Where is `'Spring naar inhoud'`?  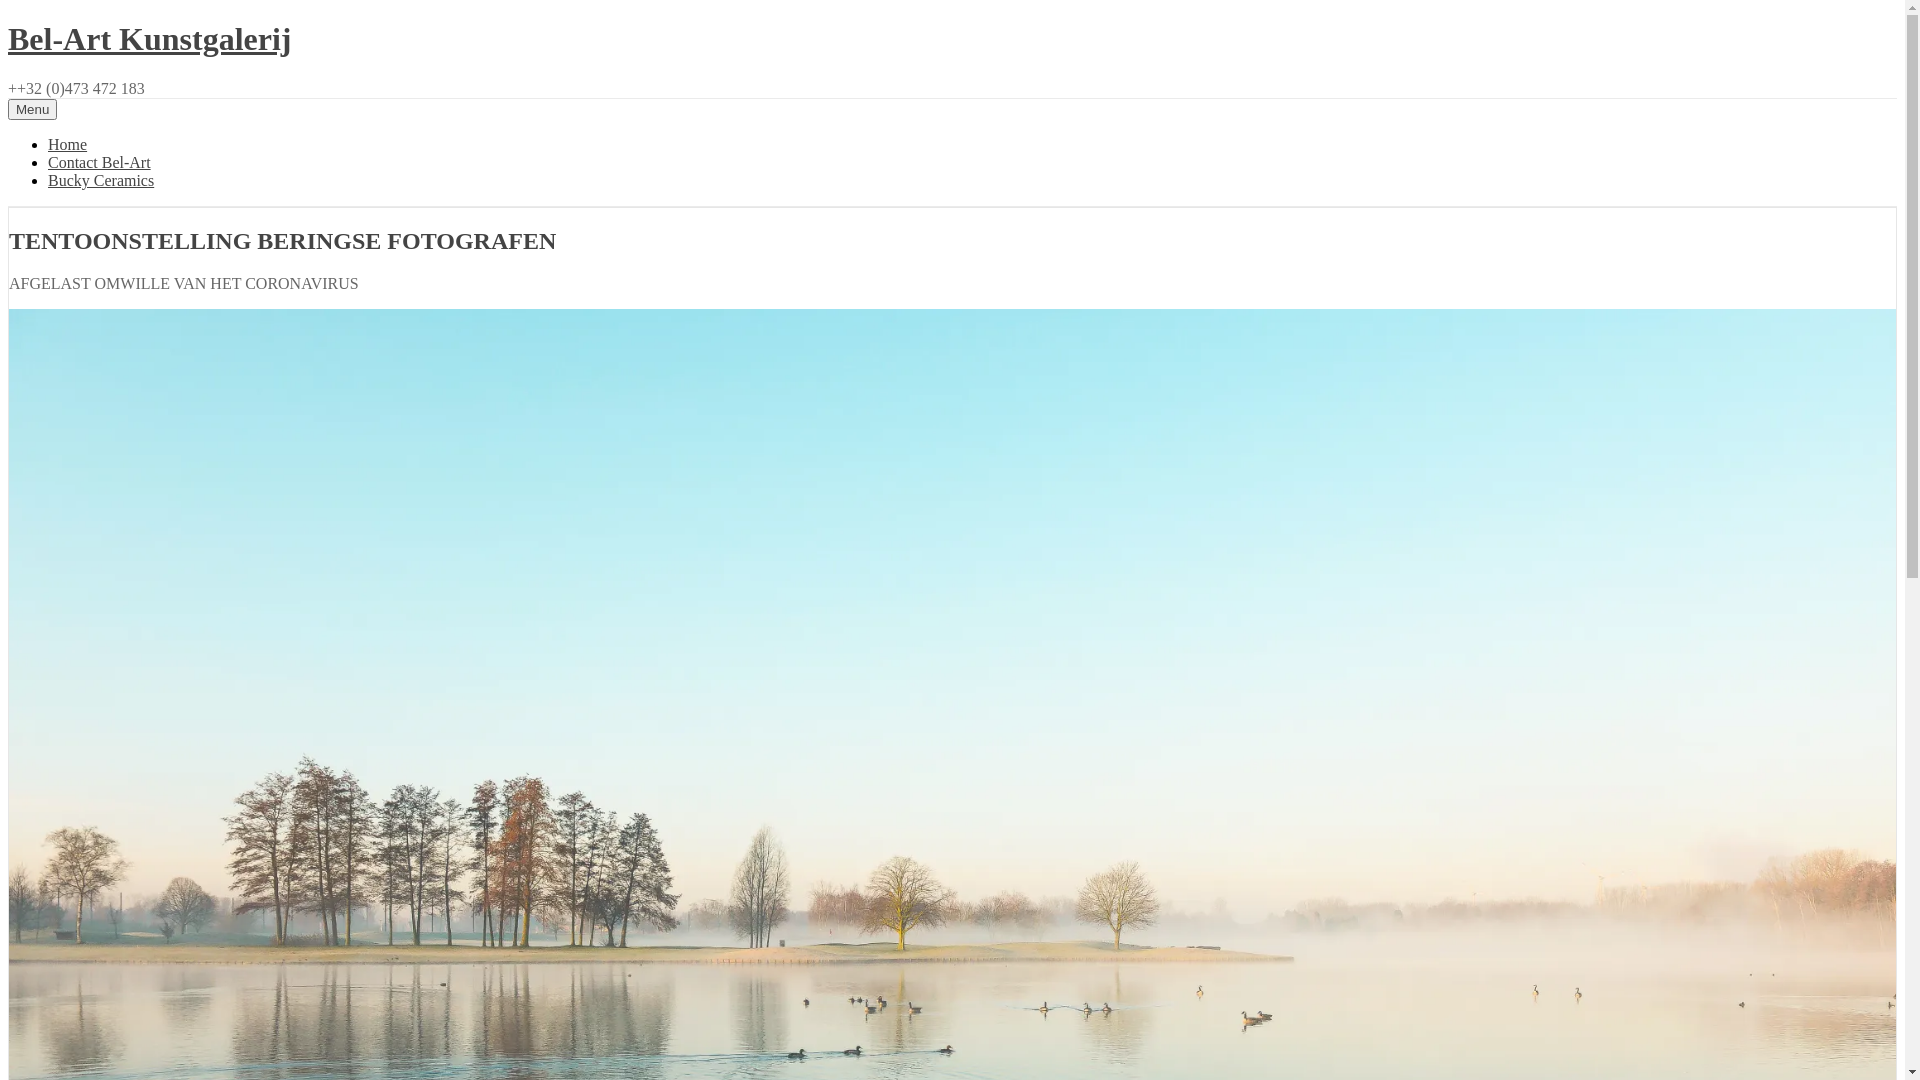
'Spring naar inhoud' is located at coordinates (7, 20).